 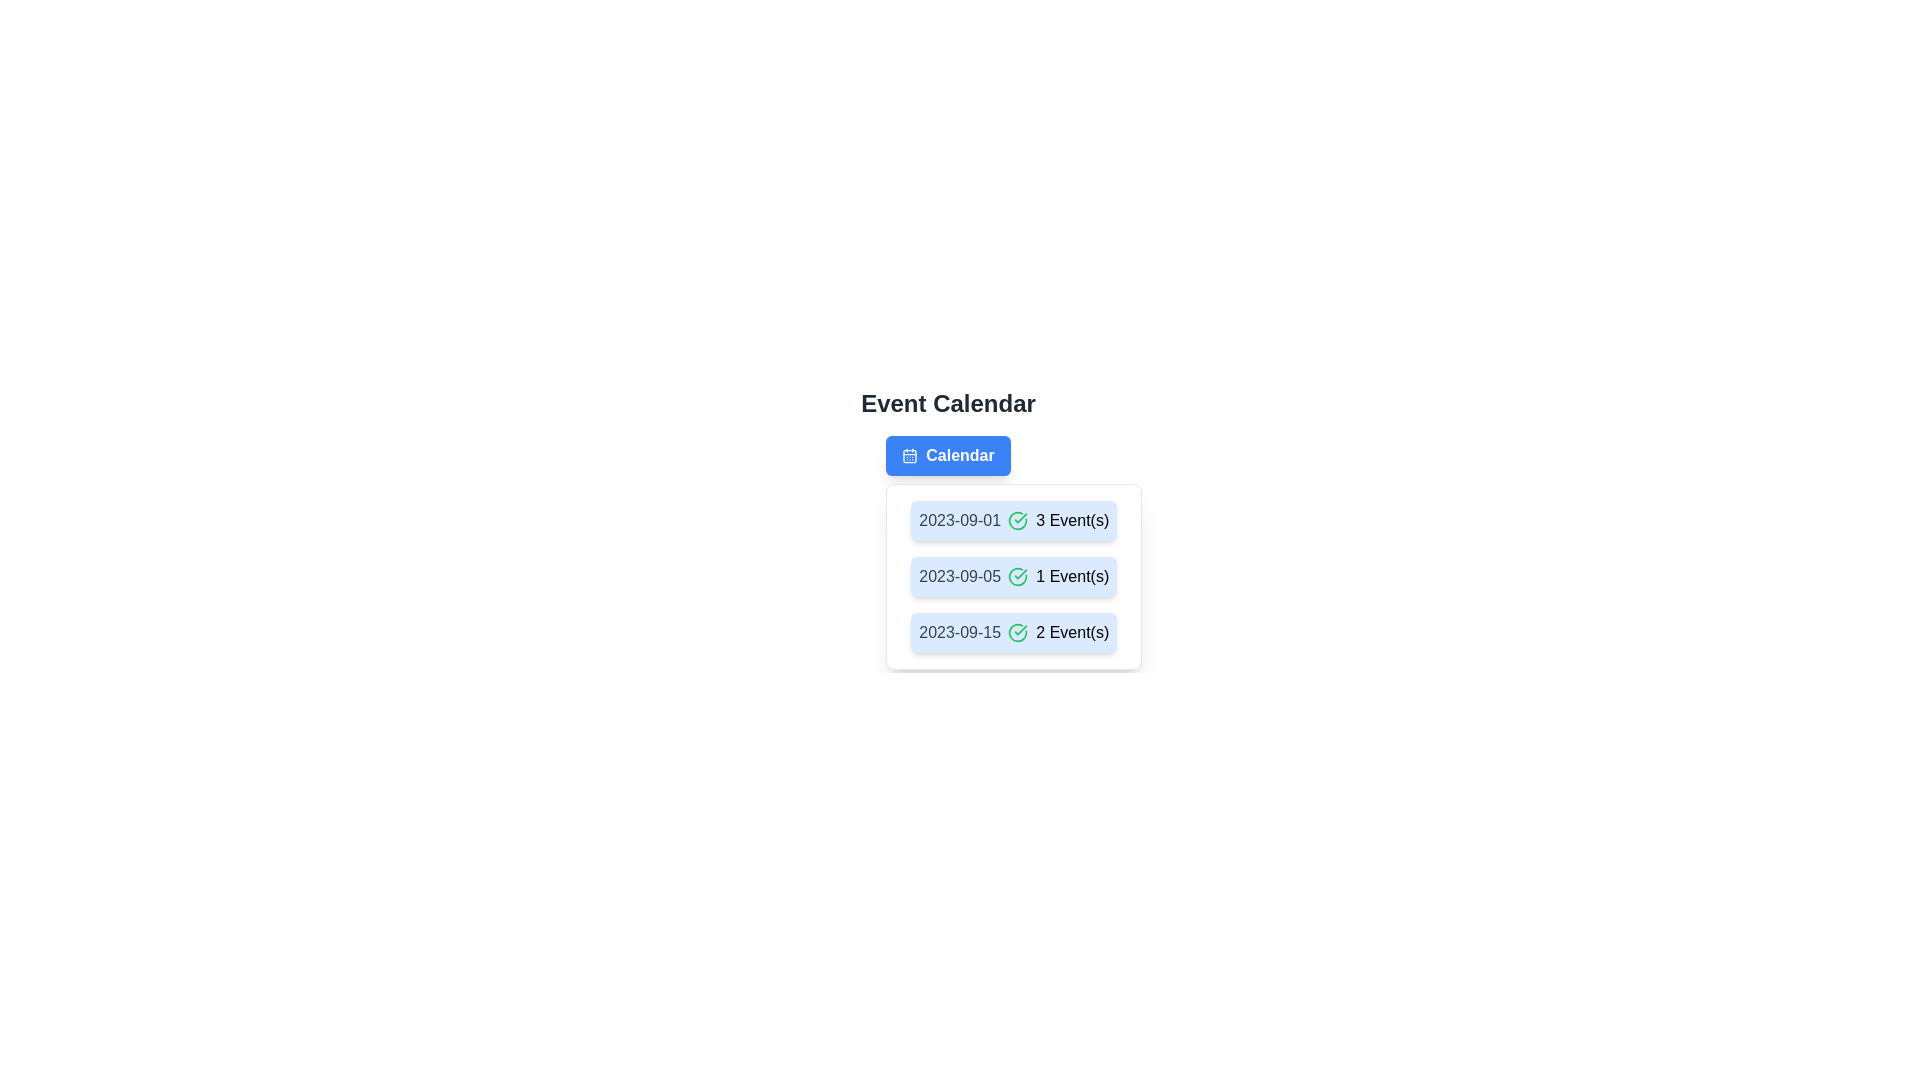 I want to click on the Text Label with Icon displaying '2 Event(s)' which is accompanied by a green circular icon with a check mark, so click(x=1057, y=632).